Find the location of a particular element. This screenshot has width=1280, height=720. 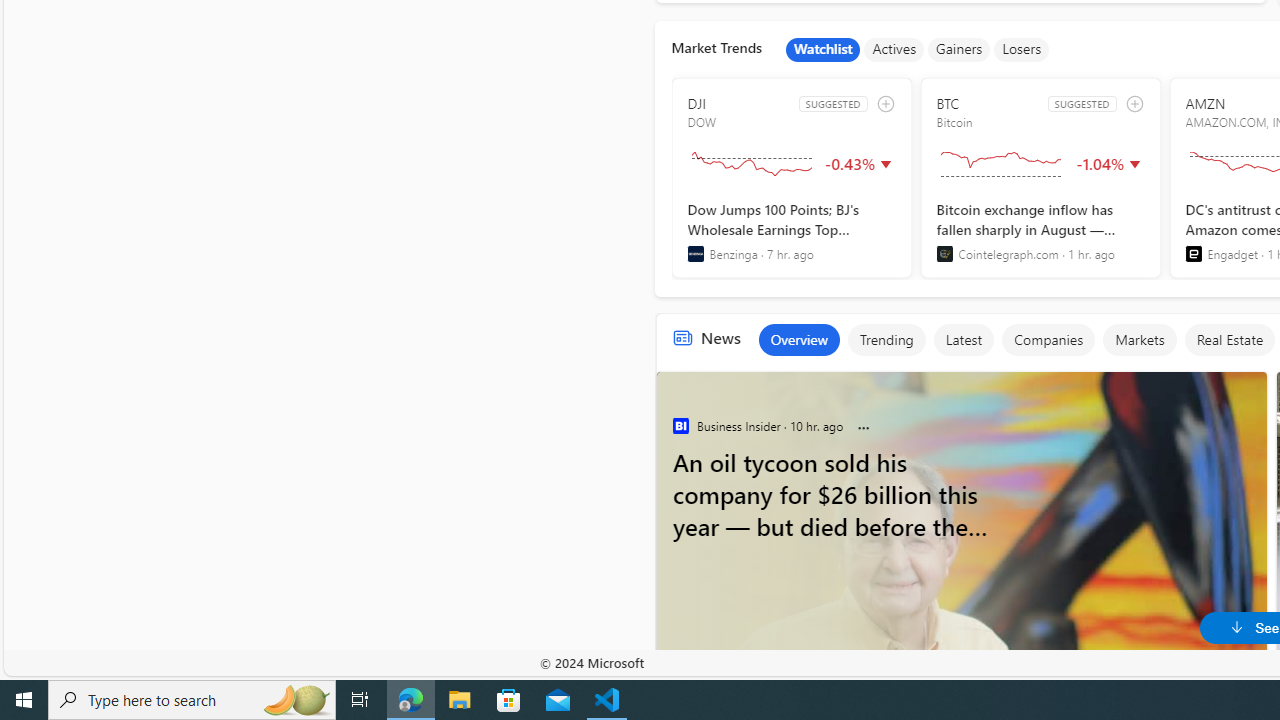

'Actives' is located at coordinates (893, 49).